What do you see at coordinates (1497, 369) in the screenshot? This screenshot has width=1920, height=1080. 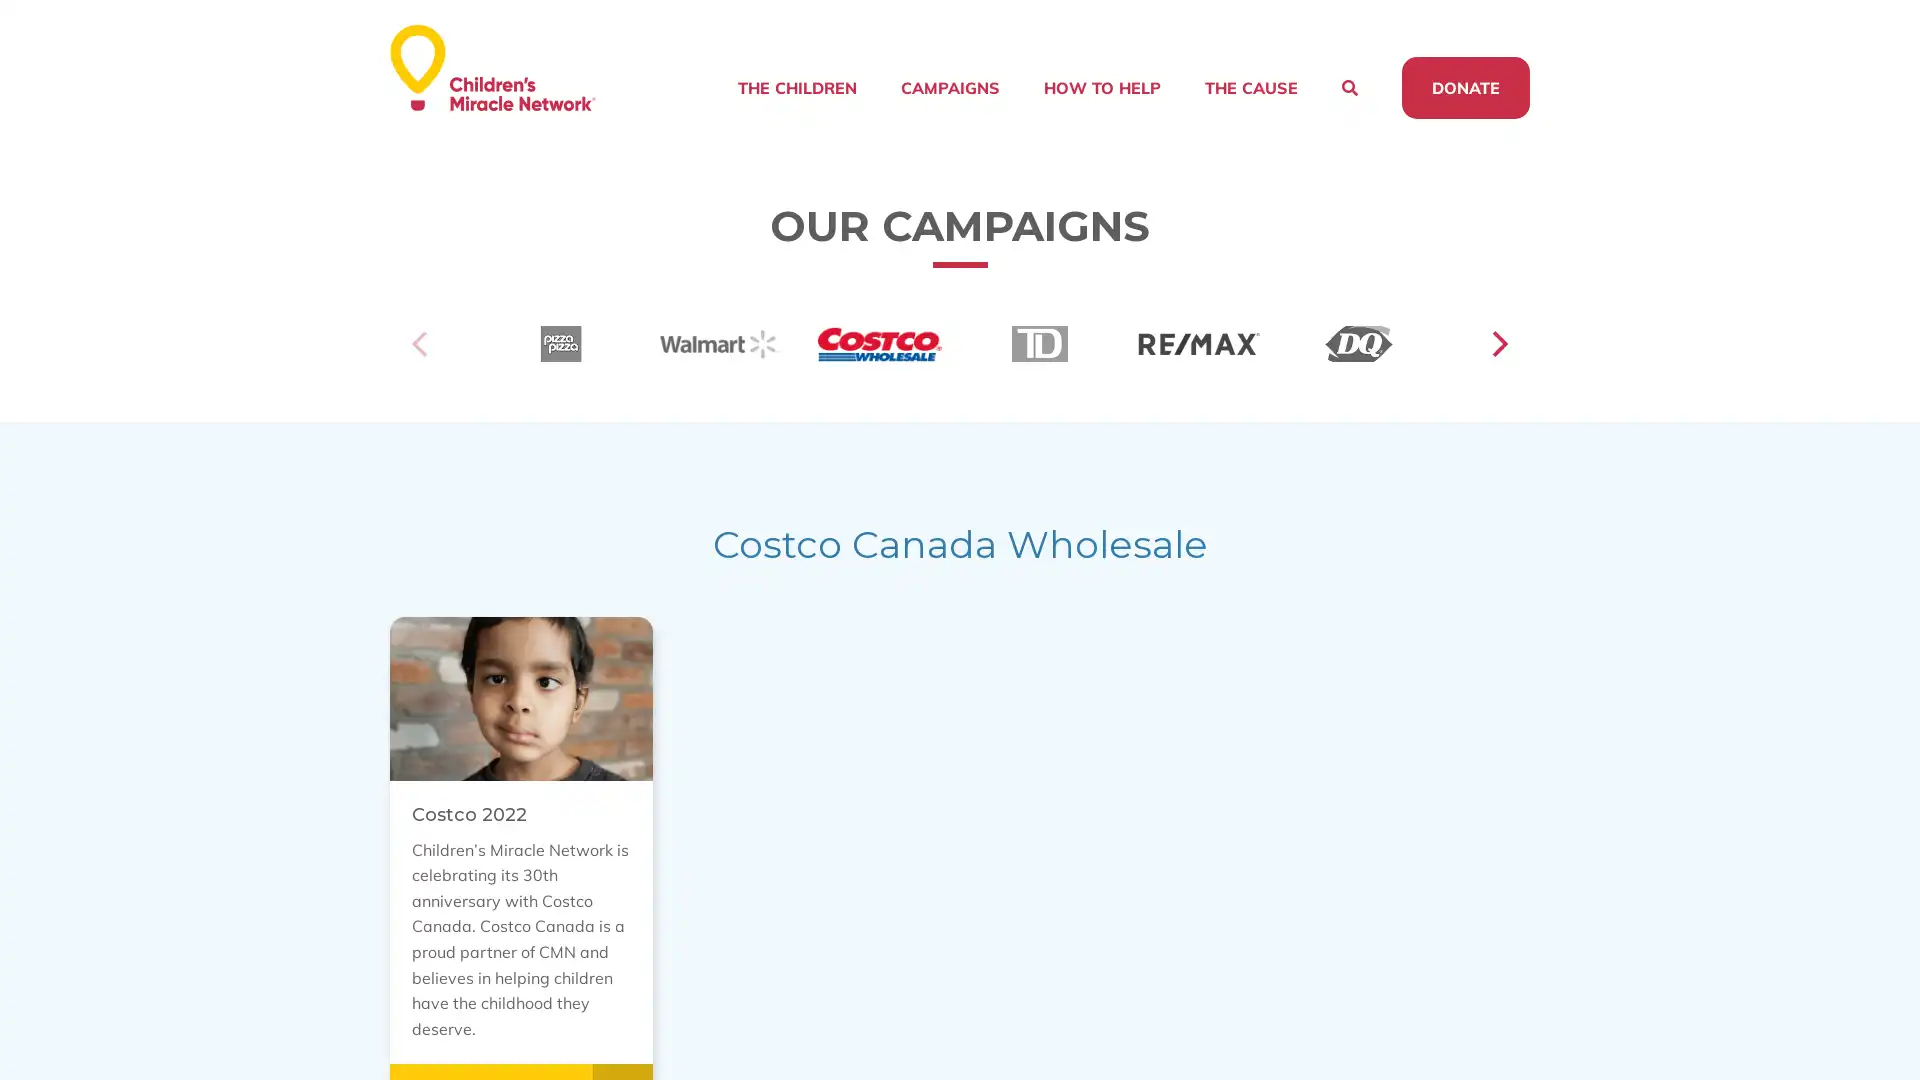 I see `Next` at bounding box center [1497, 369].